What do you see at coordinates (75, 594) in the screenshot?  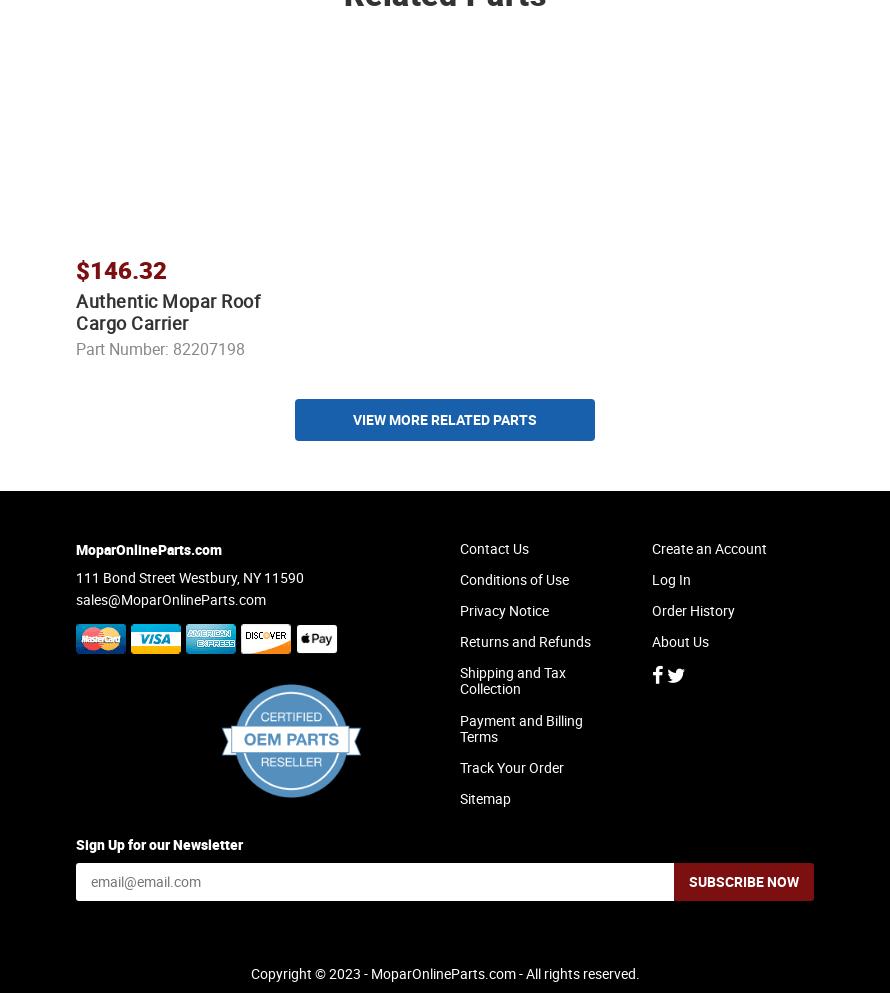 I see `'111 Bond Street Westbury, NY 11590'` at bounding box center [75, 594].